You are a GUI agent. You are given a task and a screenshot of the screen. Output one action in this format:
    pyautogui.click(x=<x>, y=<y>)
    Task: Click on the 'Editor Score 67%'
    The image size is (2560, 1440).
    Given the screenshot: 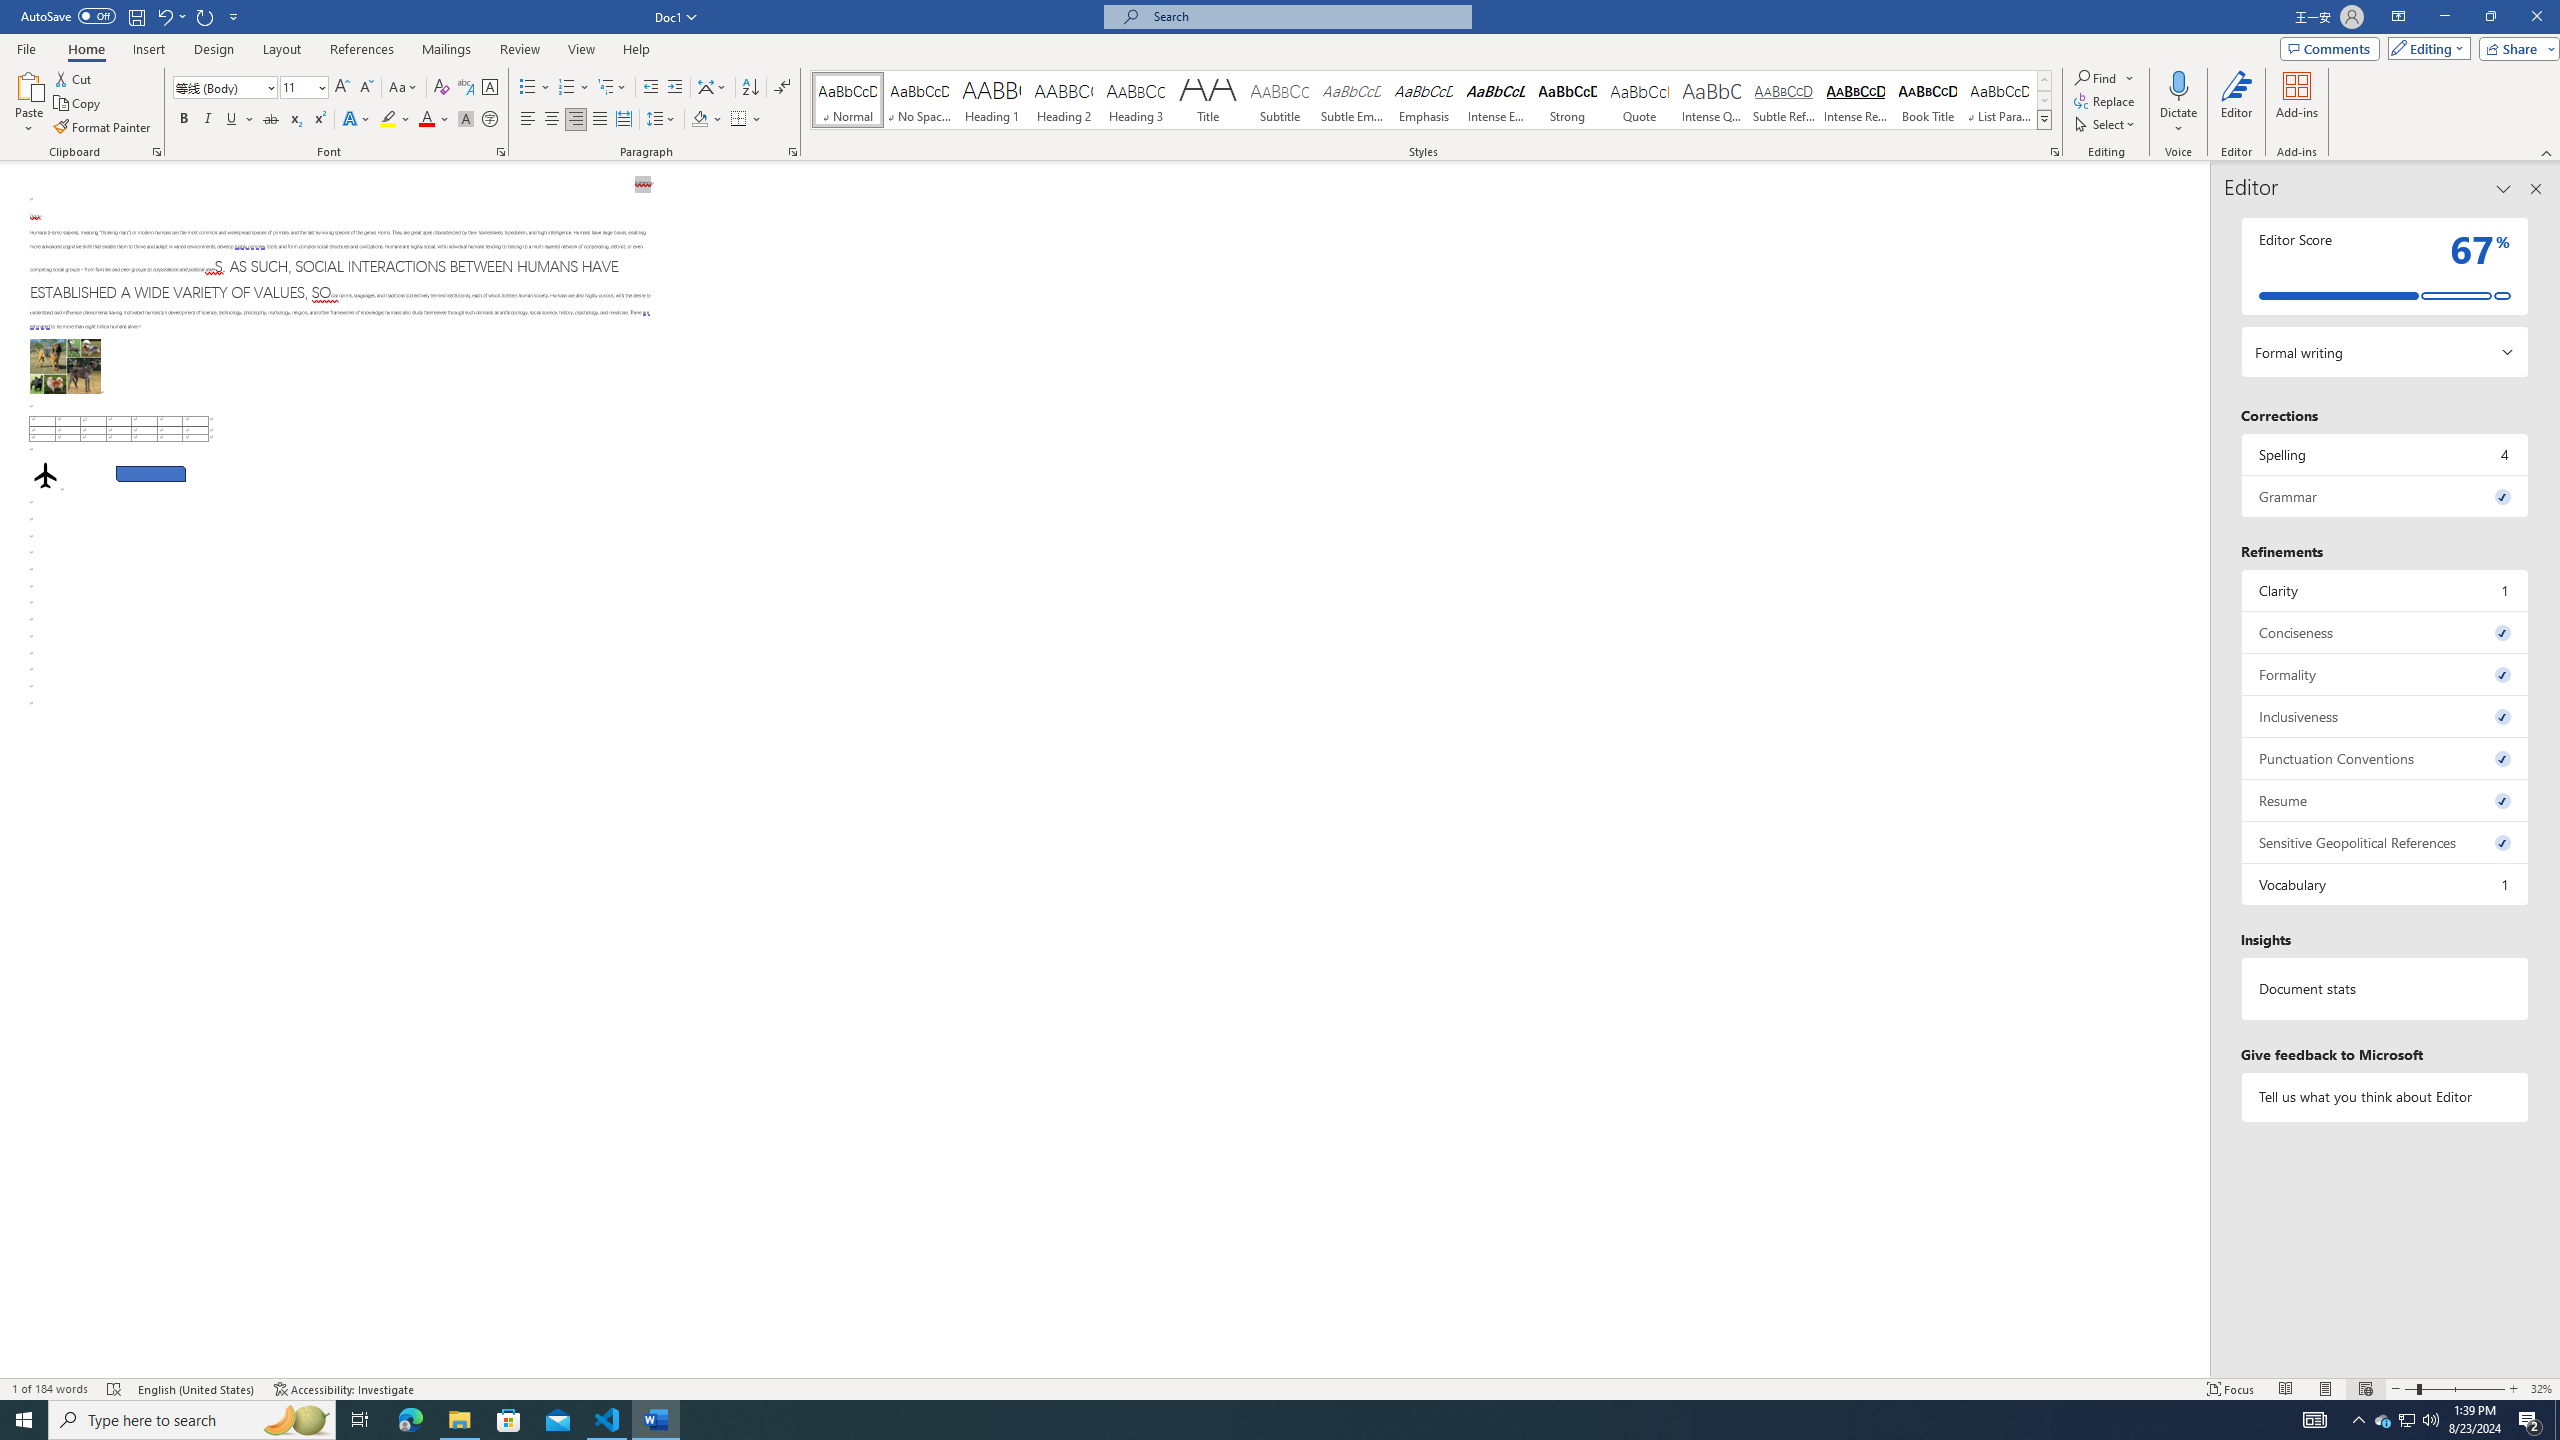 What is the action you would take?
    pyautogui.click(x=2384, y=265)
    